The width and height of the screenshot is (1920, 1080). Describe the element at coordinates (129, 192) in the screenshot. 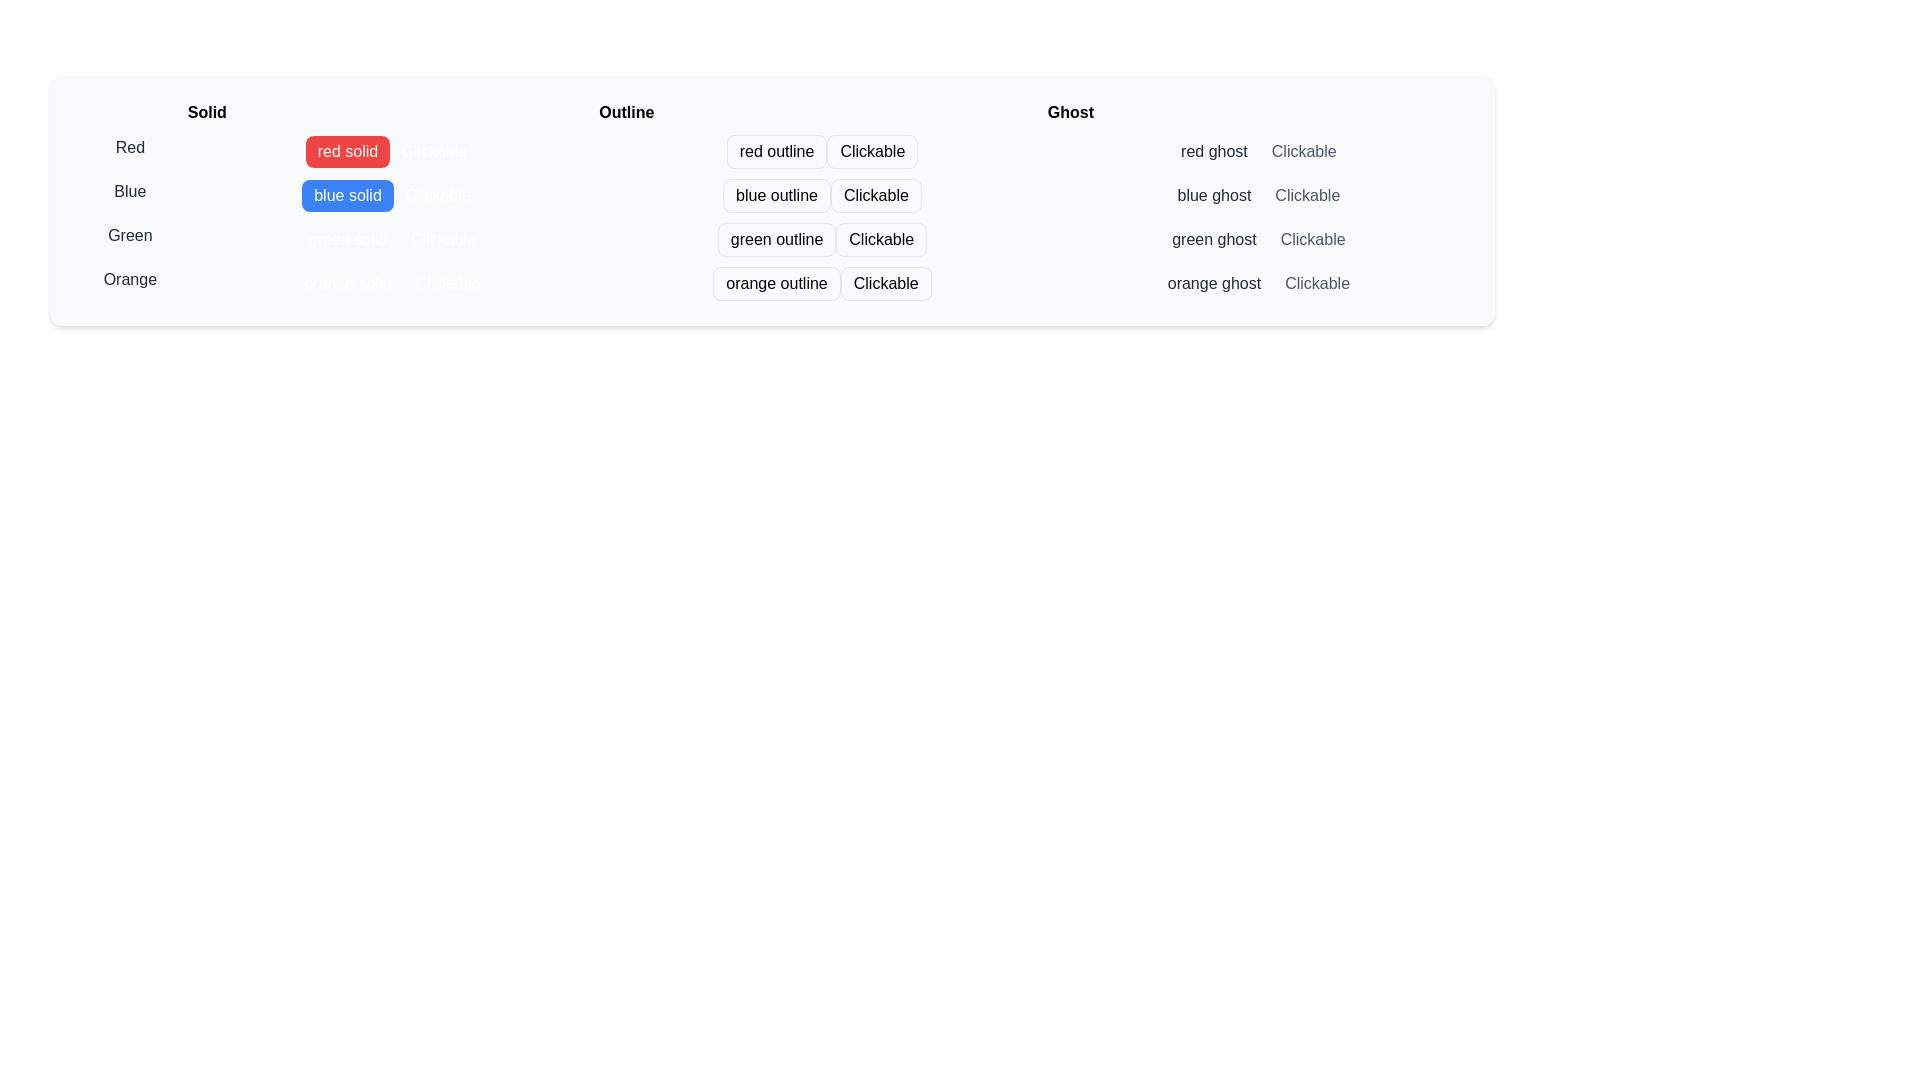

I see `the Text label that serves as a header for items related to the color 'Blue', positioned below the 'Red' entry and above the 'Green' entry in the left column of the interface` at that location.